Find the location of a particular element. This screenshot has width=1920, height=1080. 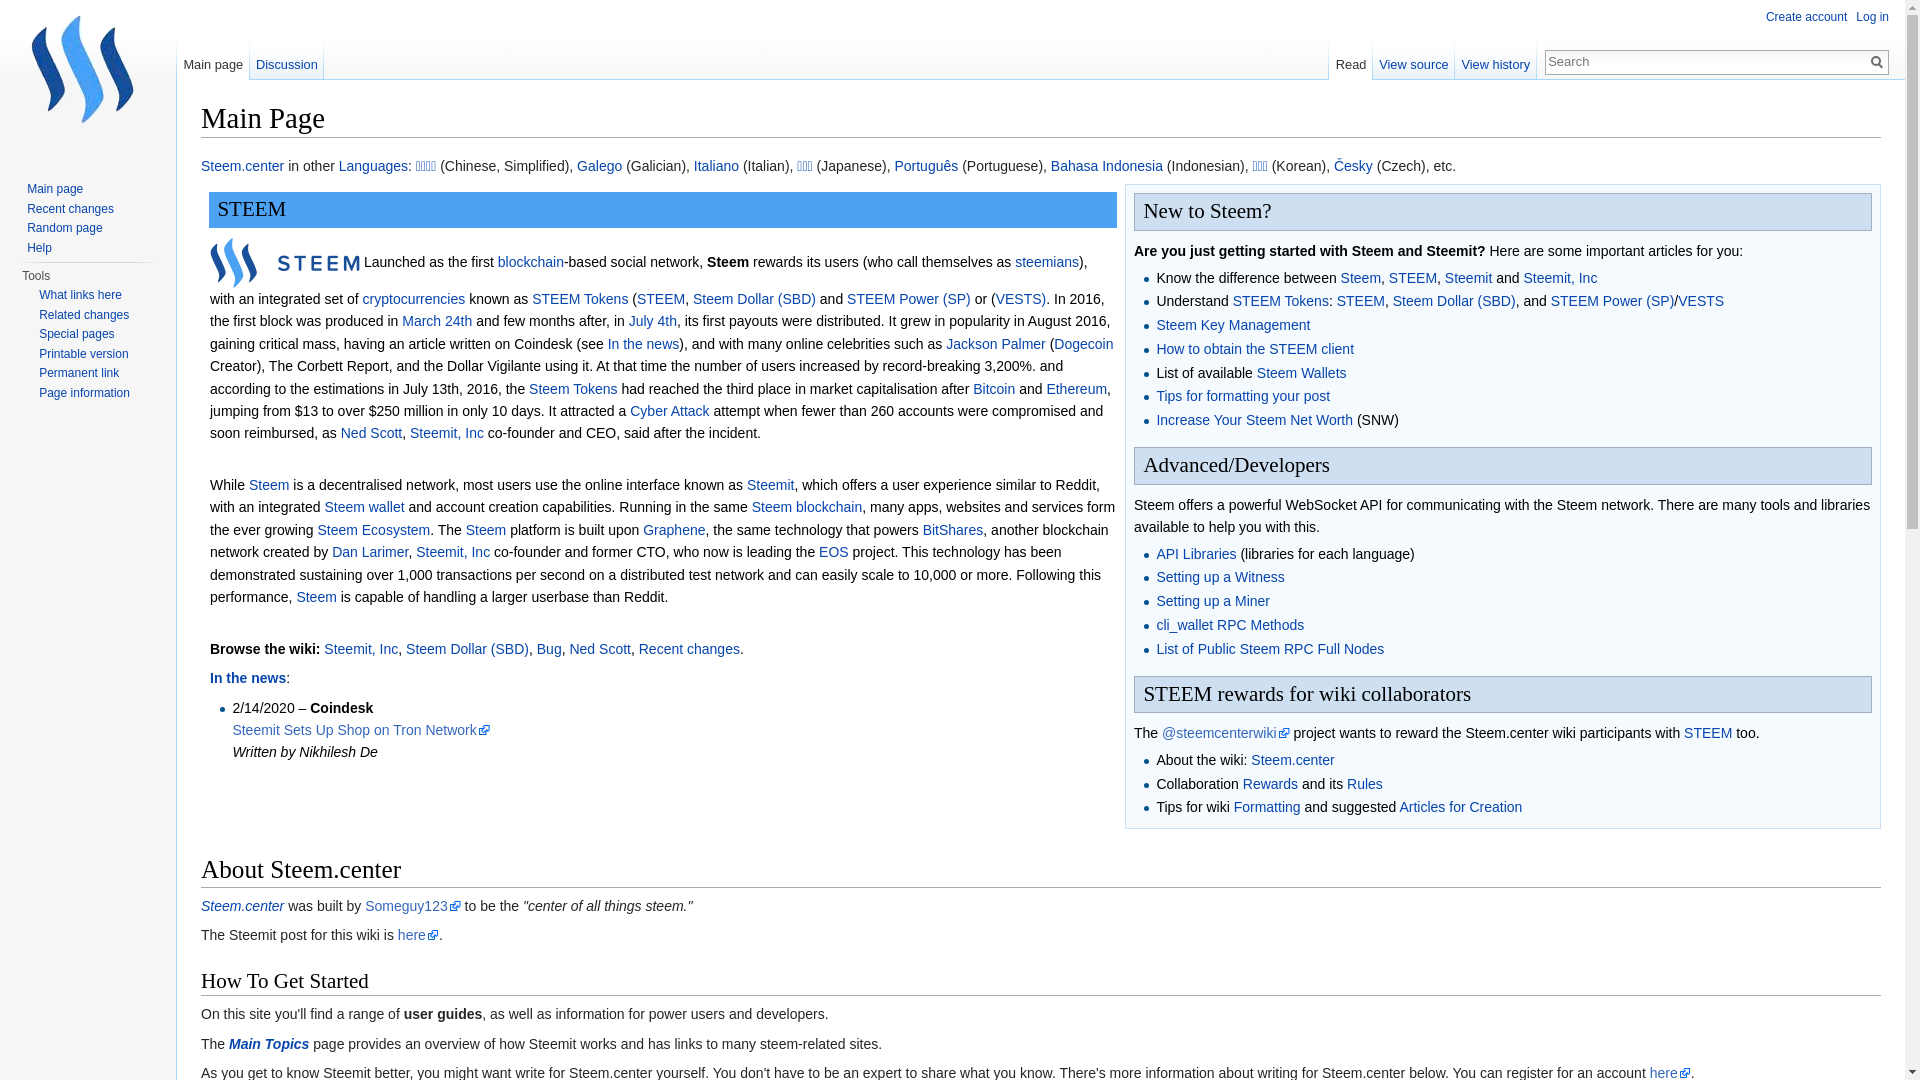

'Galego' is located at coordinates (575, 164).